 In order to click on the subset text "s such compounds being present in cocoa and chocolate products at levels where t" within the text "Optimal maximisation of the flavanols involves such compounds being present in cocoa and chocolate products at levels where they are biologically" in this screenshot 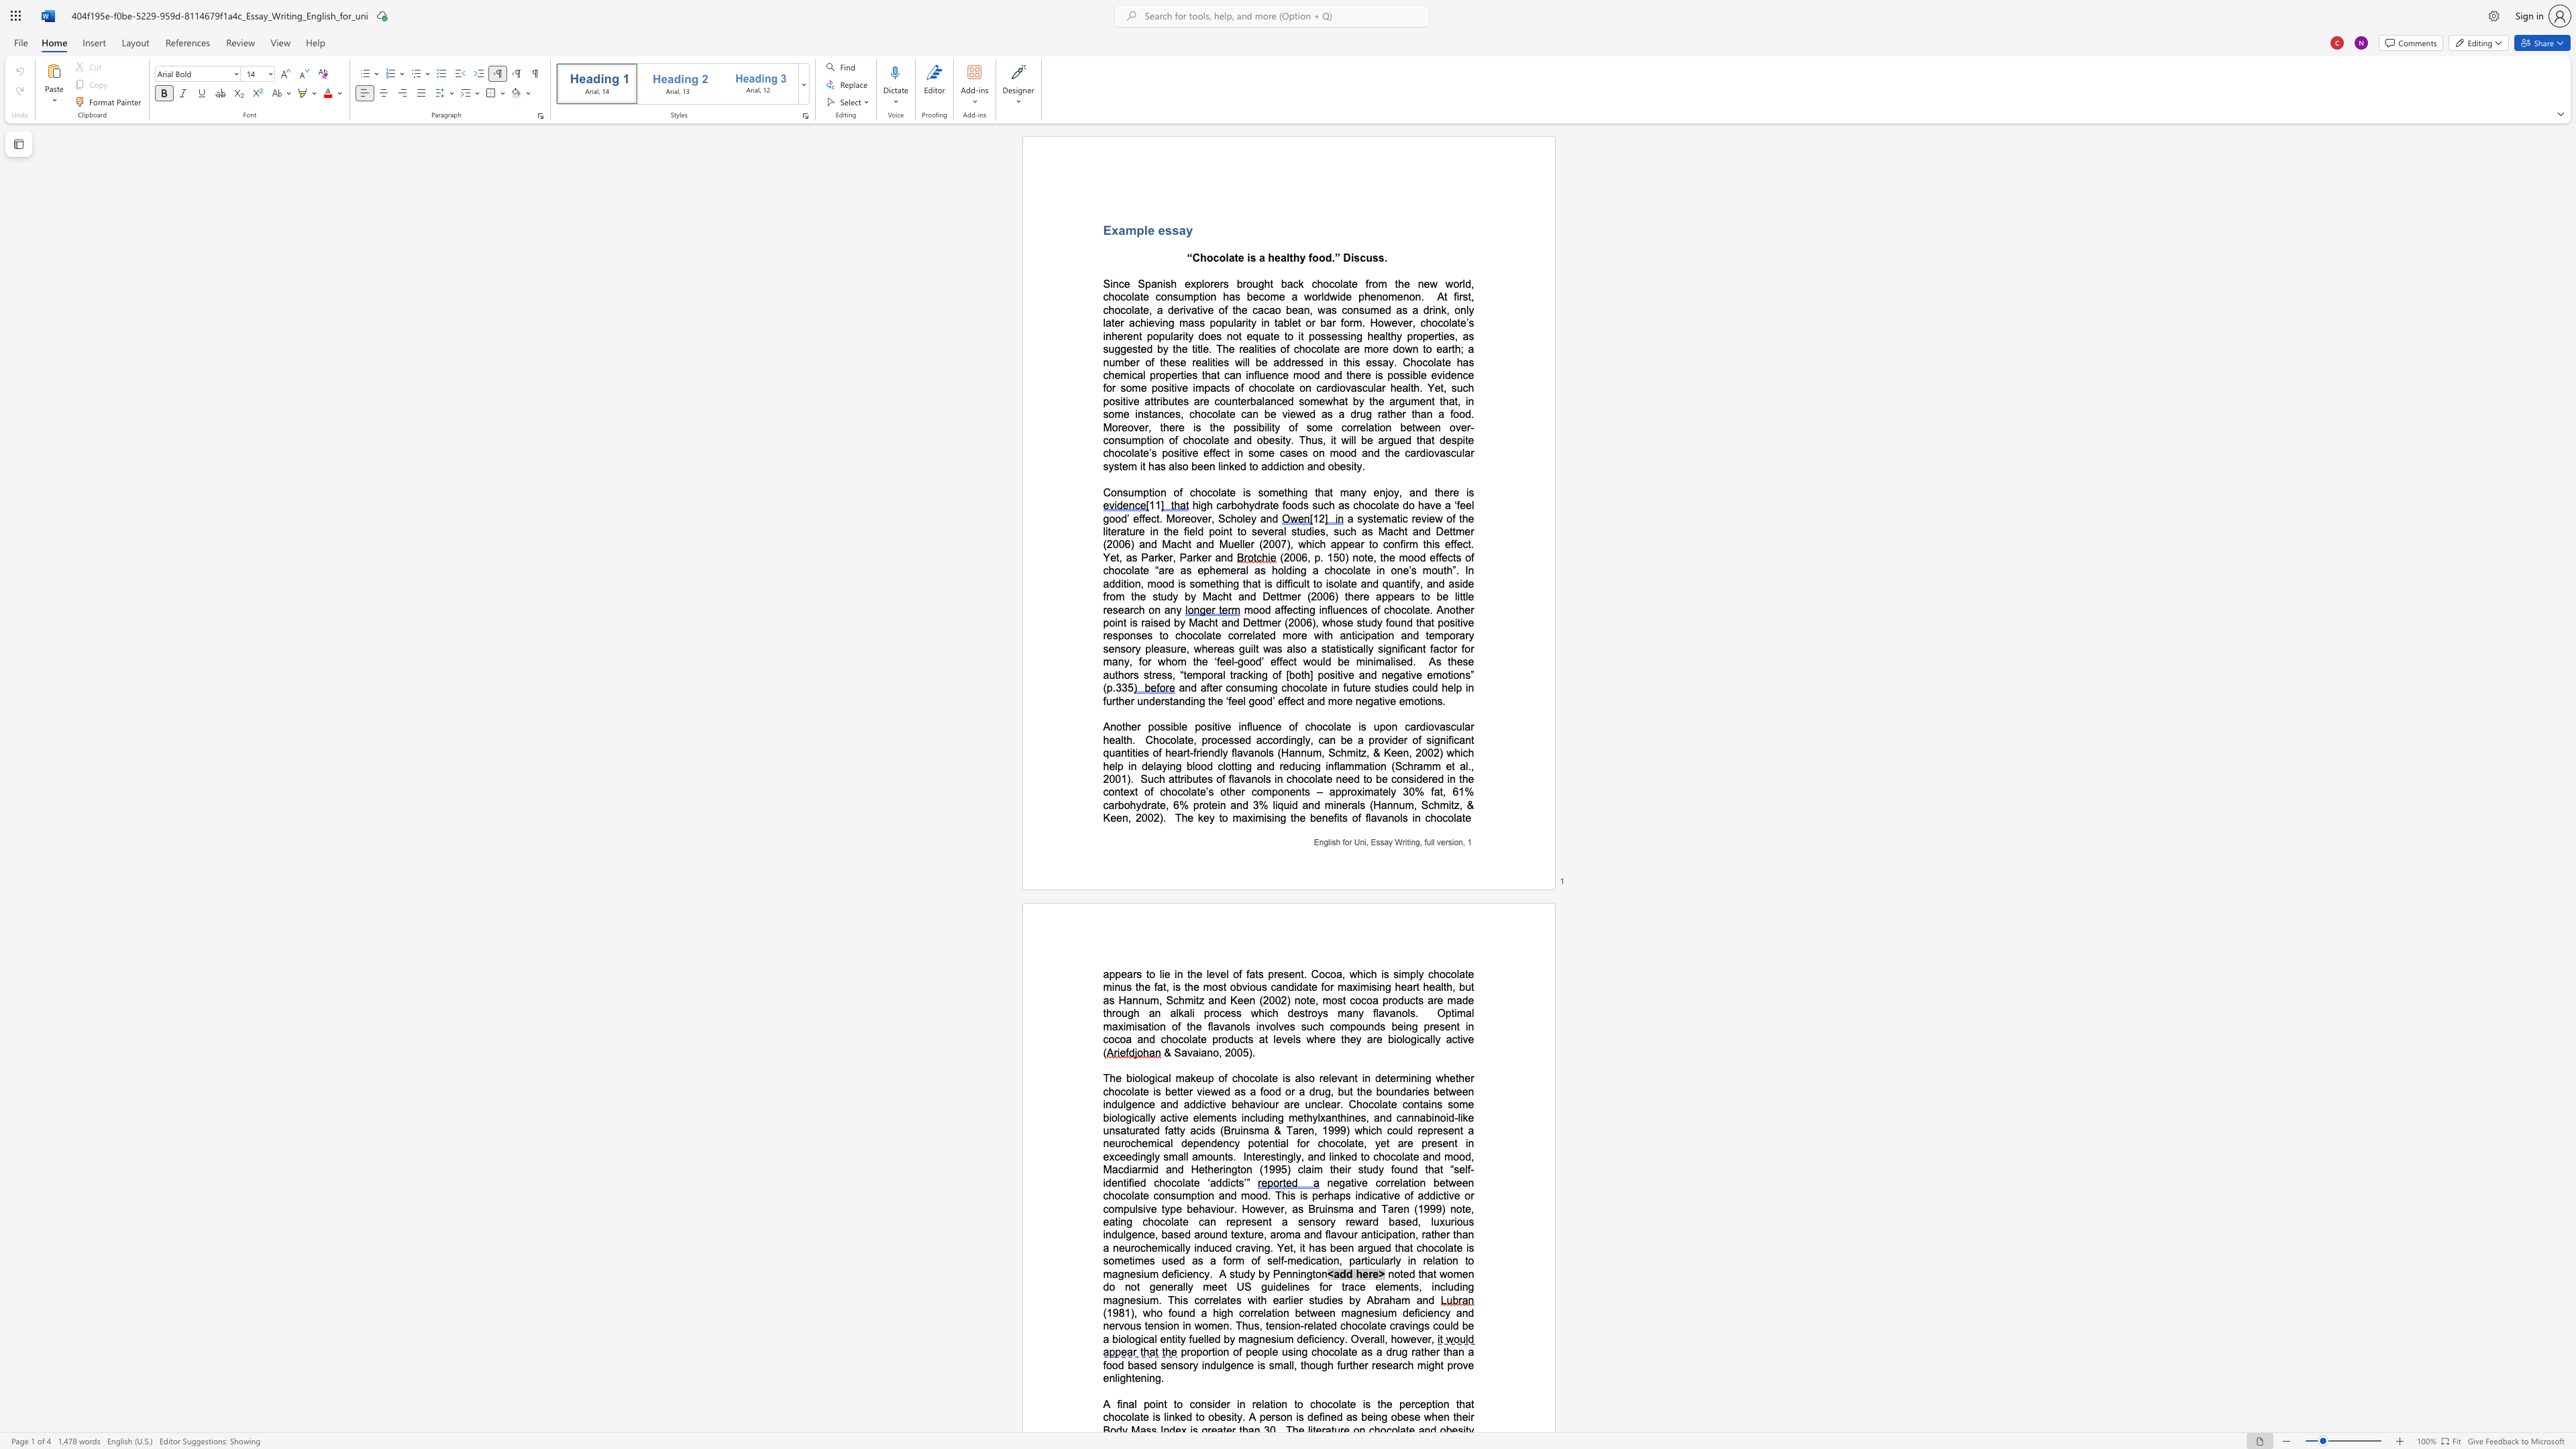, I will do `click(1289, 1026)`.